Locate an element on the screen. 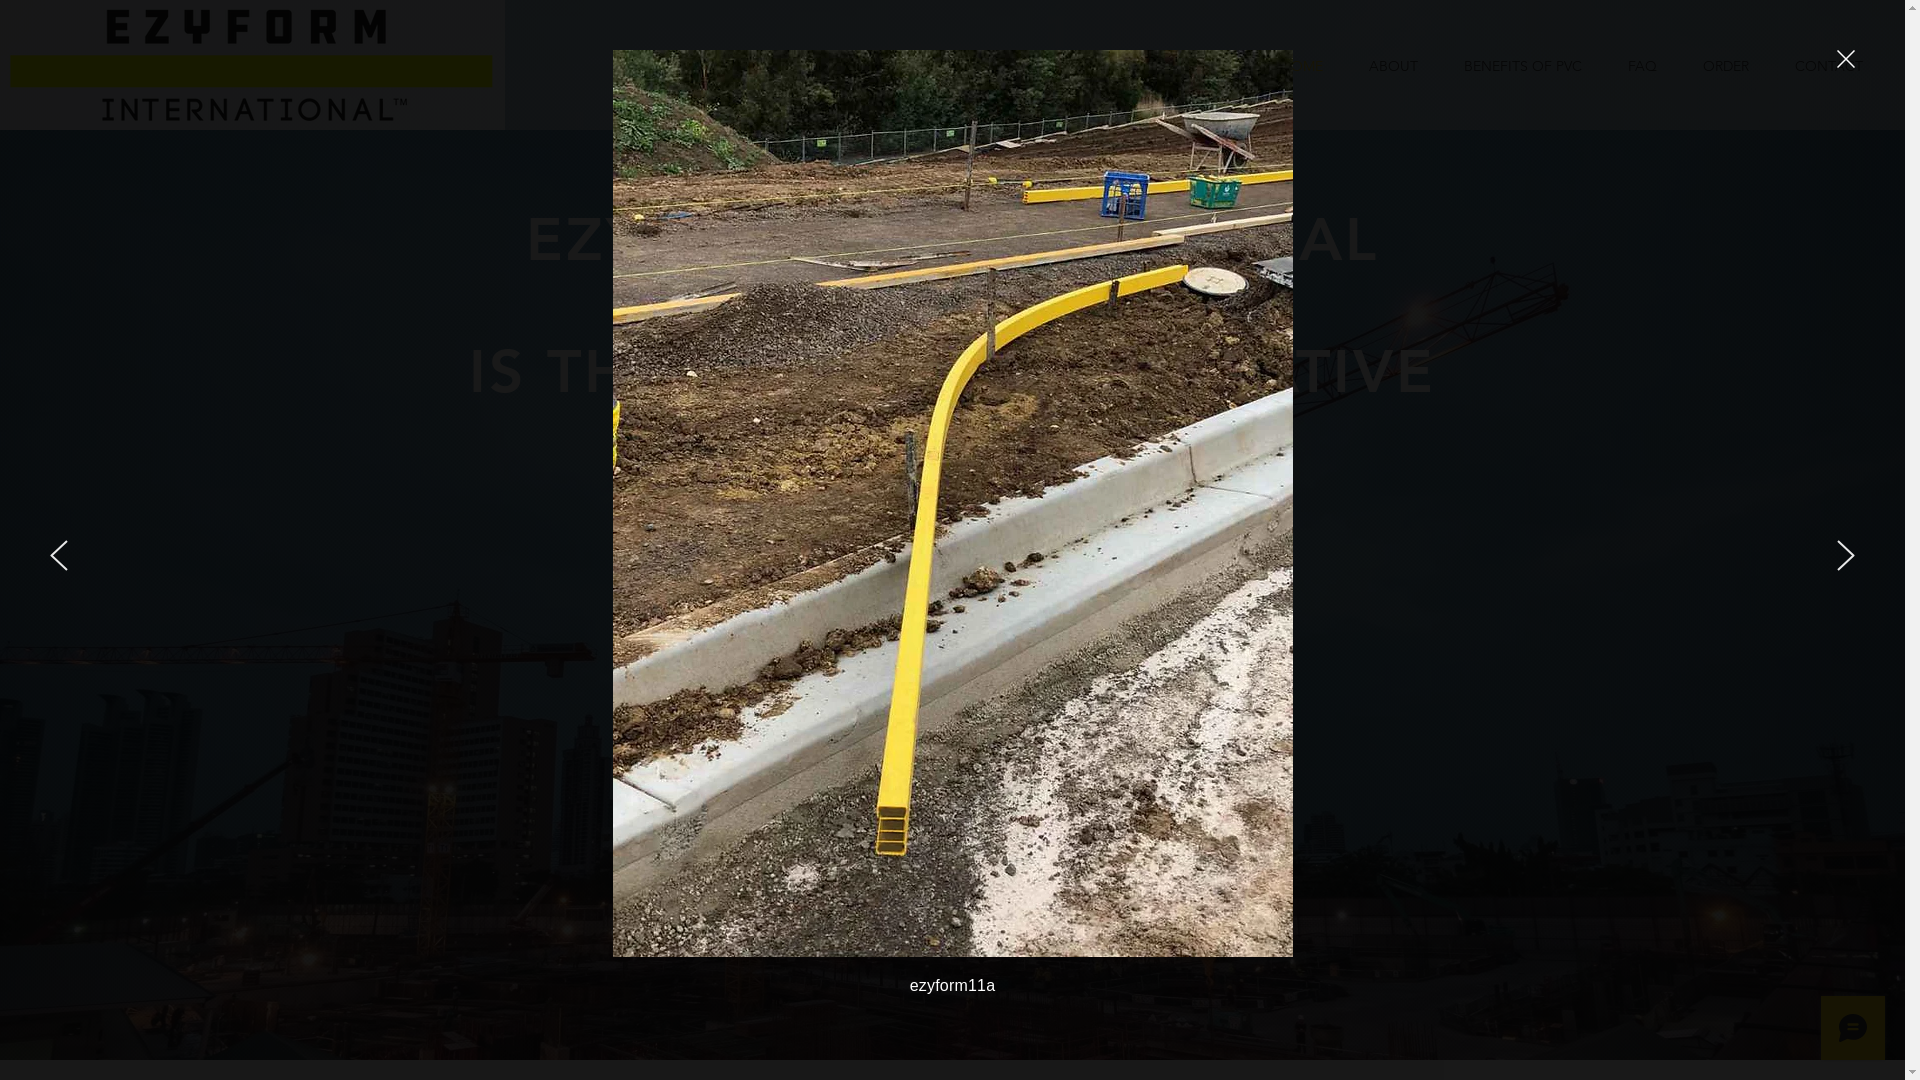 The width and height of the screenshot is (1920, 1080). 'BENEFITS OF PVC' is located at coordinates (1521, 65).